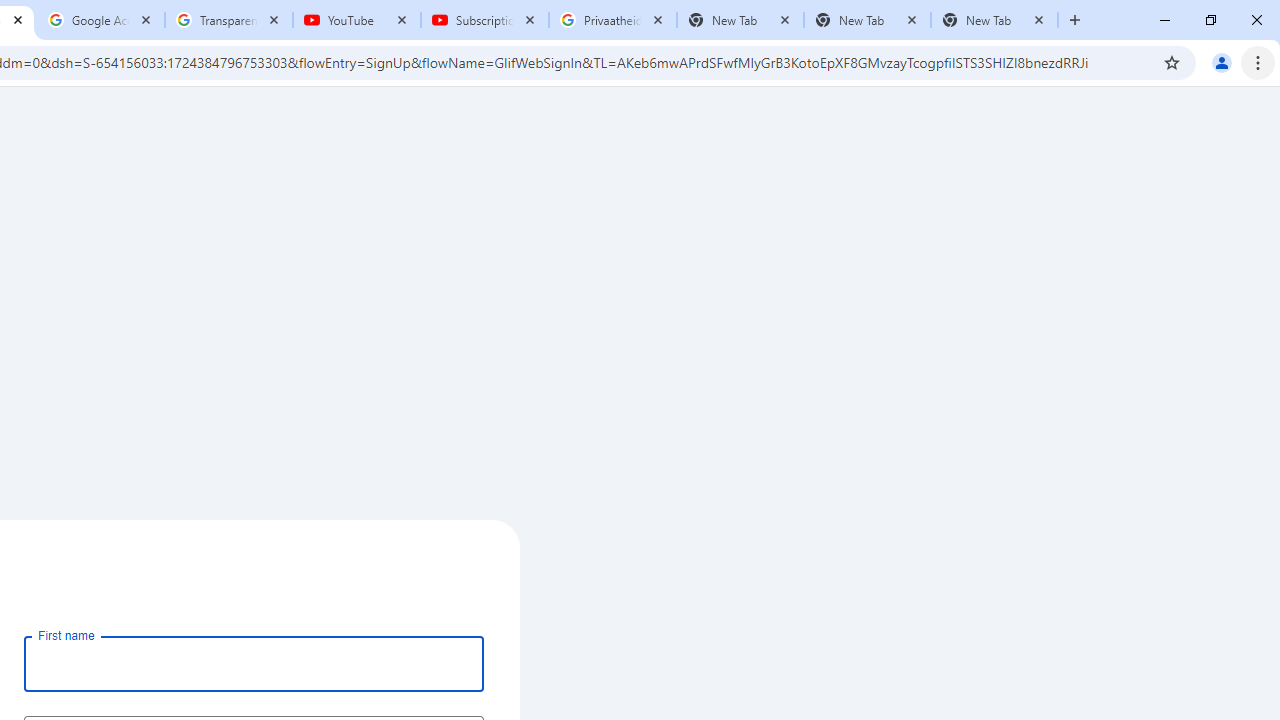  I want to click on 'Bookmark this tab', so click(1171, 61).